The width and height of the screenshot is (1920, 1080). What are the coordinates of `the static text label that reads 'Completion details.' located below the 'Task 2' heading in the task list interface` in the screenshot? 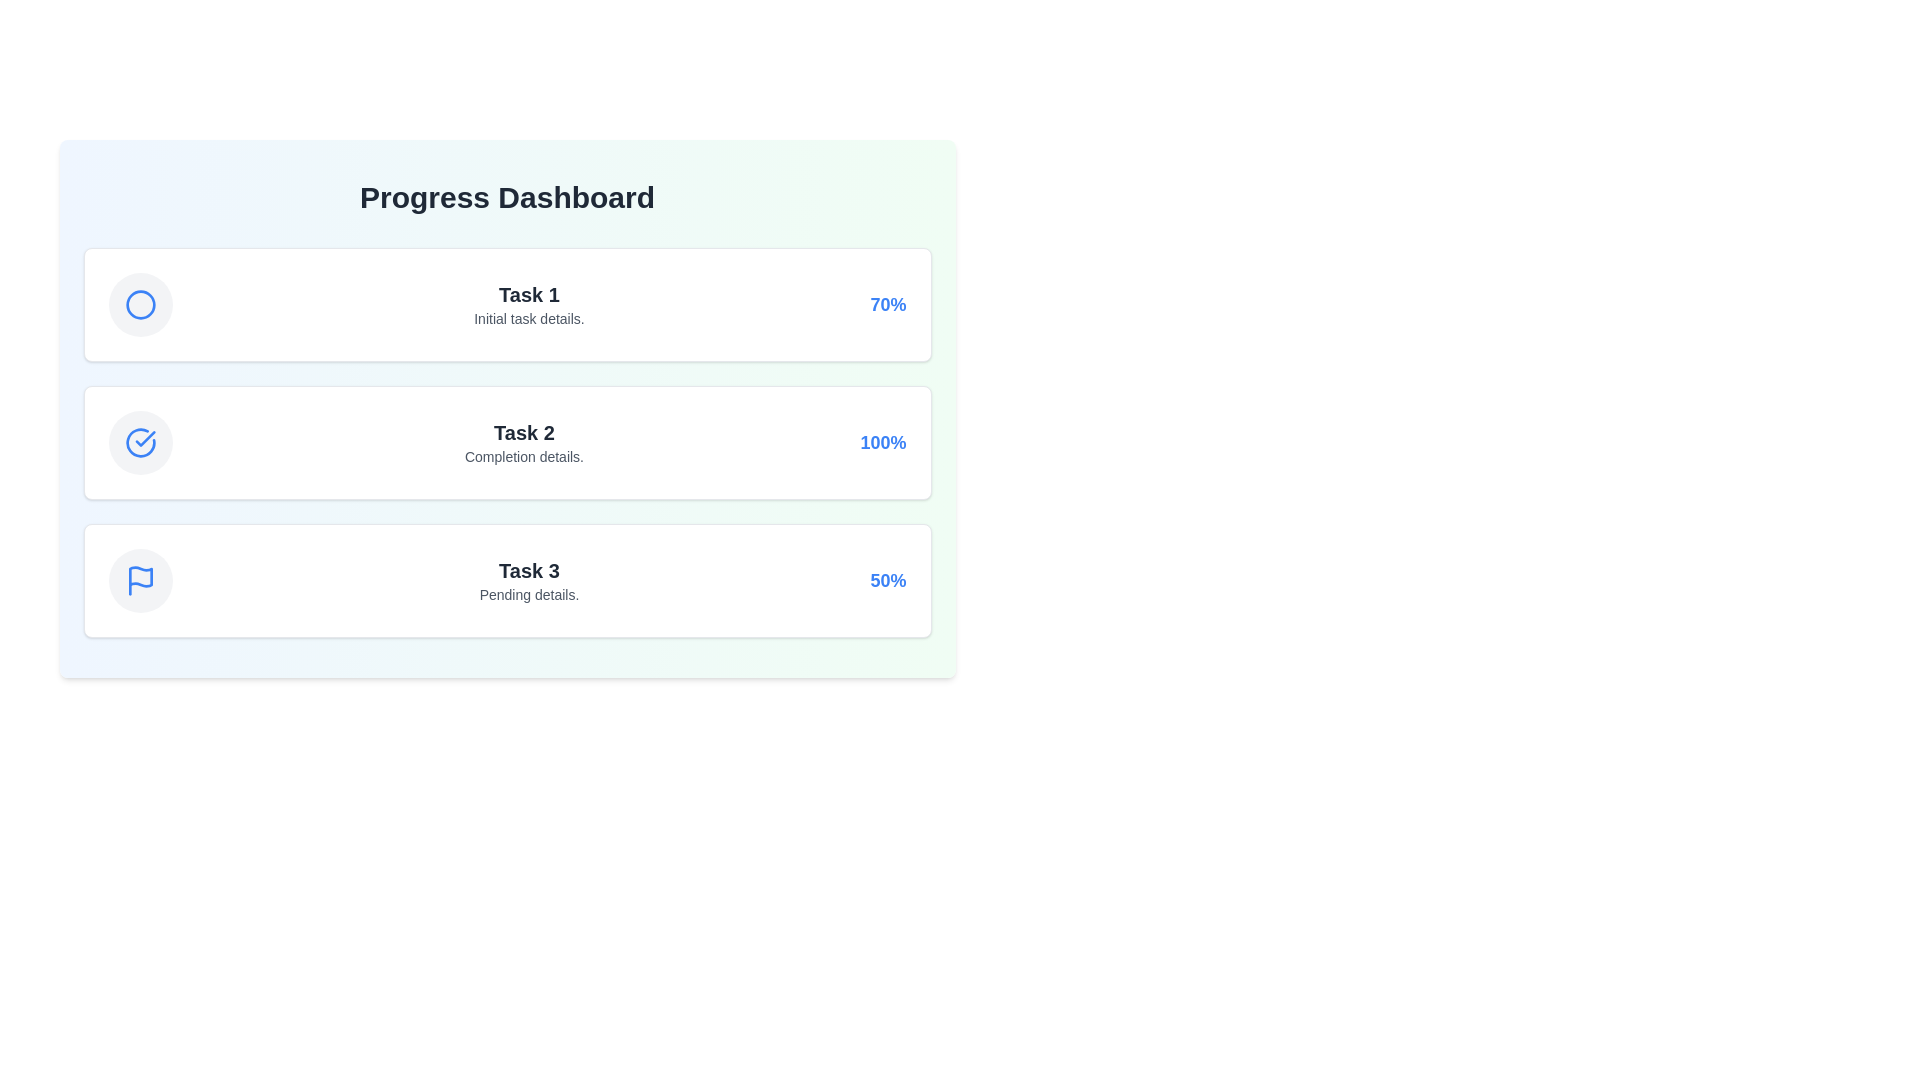 It's located at (524, 456).